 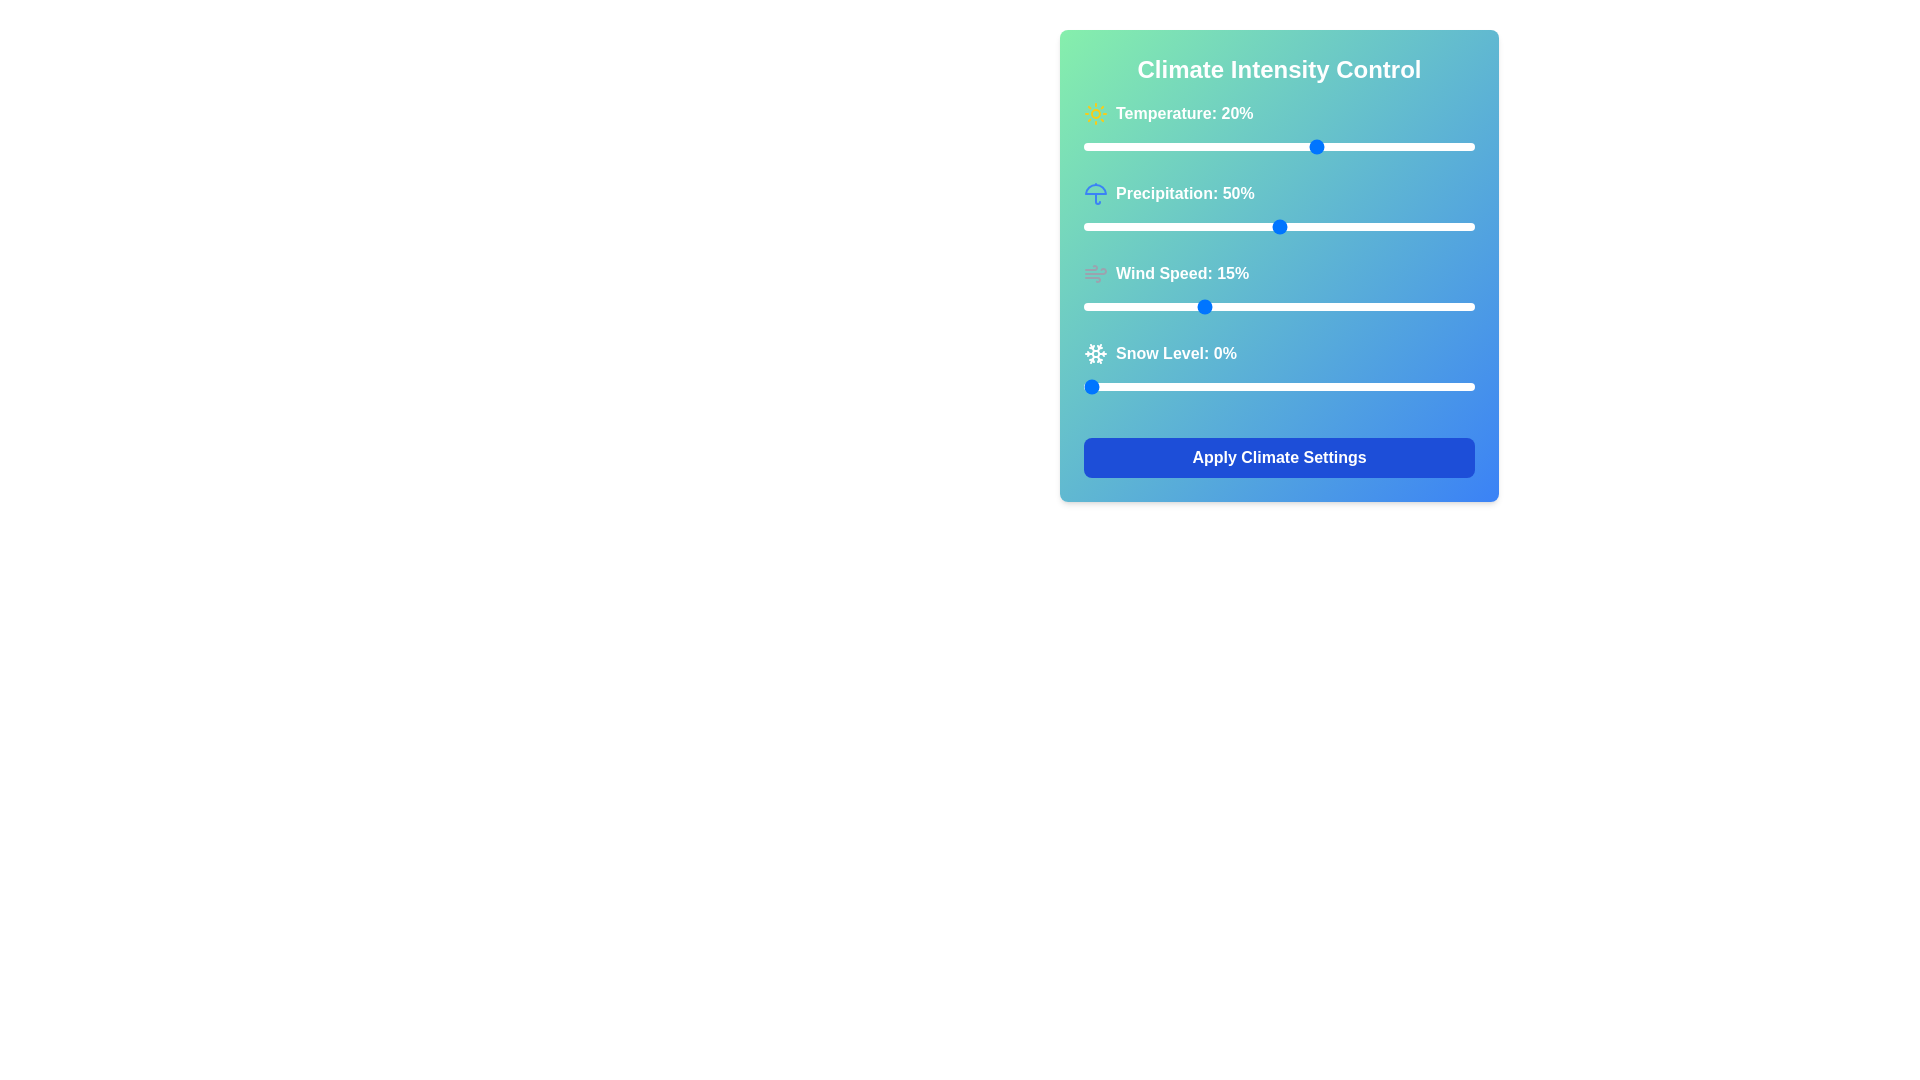 What do you see at coordinates (1302, 307) in the screenshot?
I see `wind speed` at bounding box center [1302, 307].